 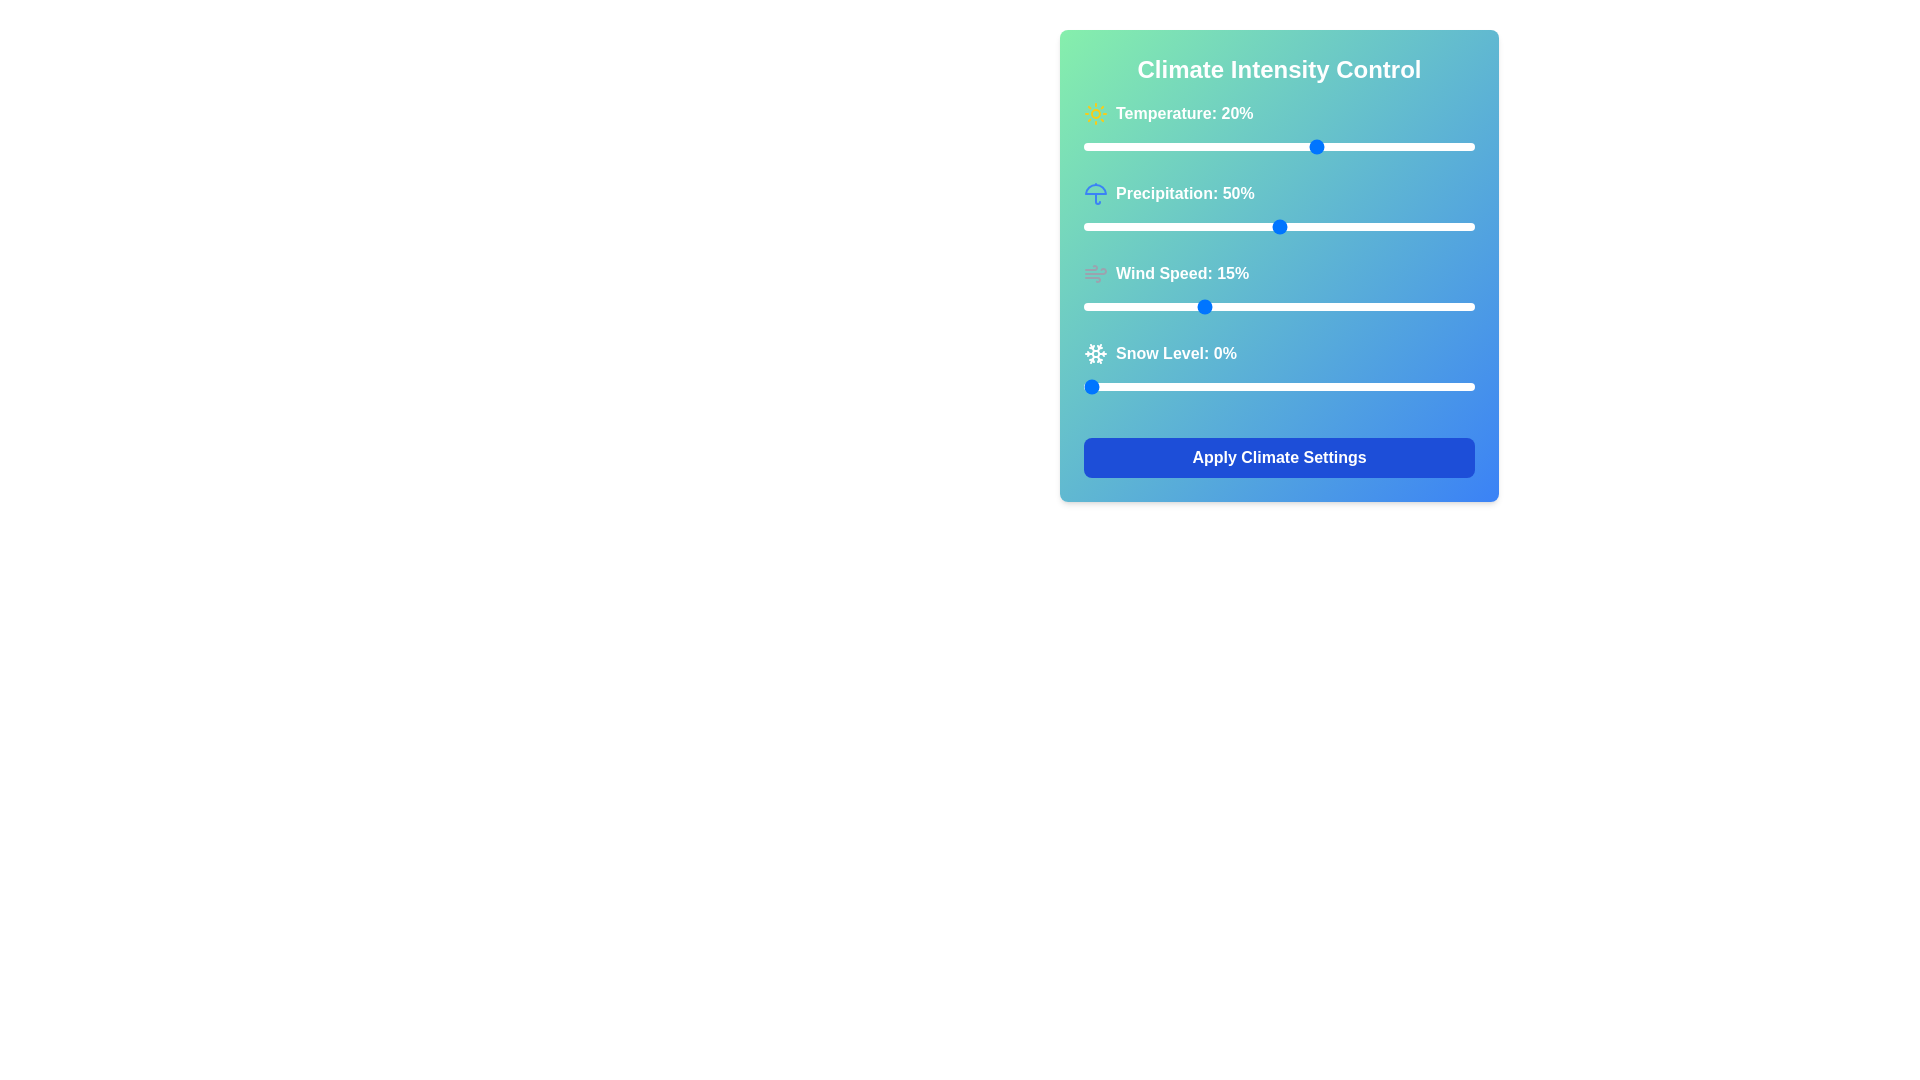 What do you see at coordinates (1302, 307) in the screenshot?
I see `wind speed` at bounding box center [1302, 307].